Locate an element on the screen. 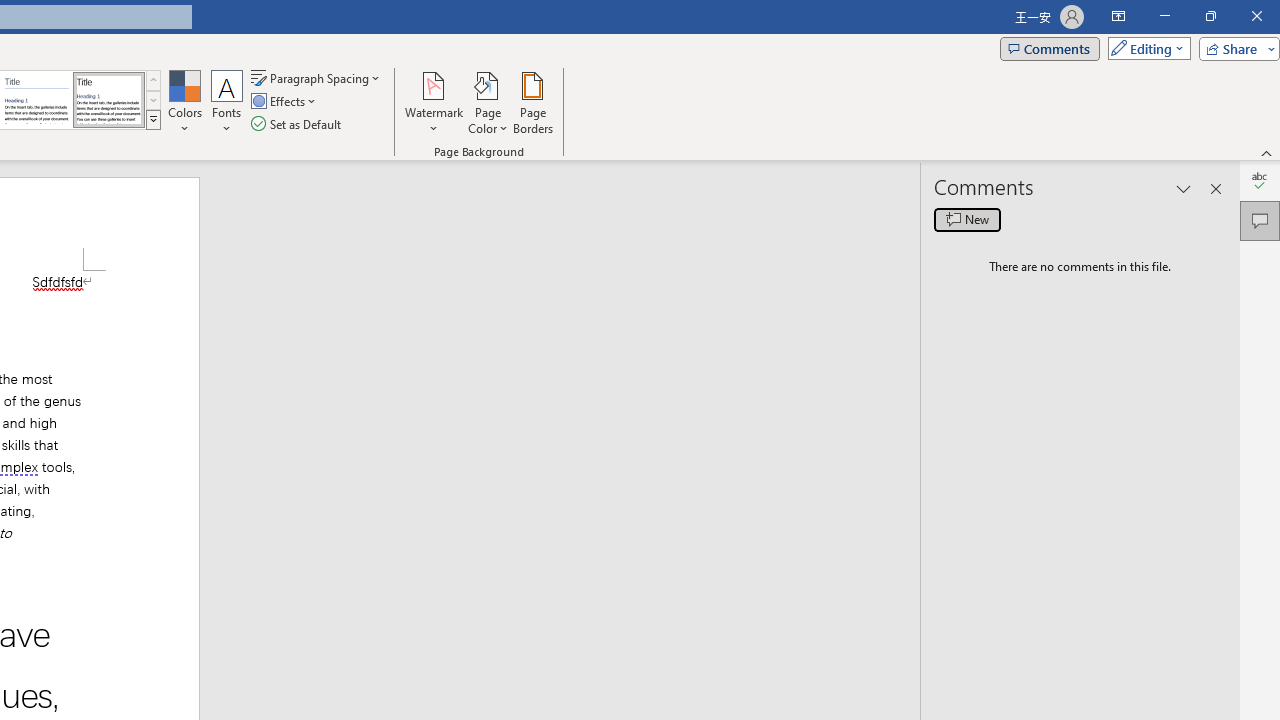 This screenshot has height=720, width=1280. 'New comment' is located at coordinates (967, 219).